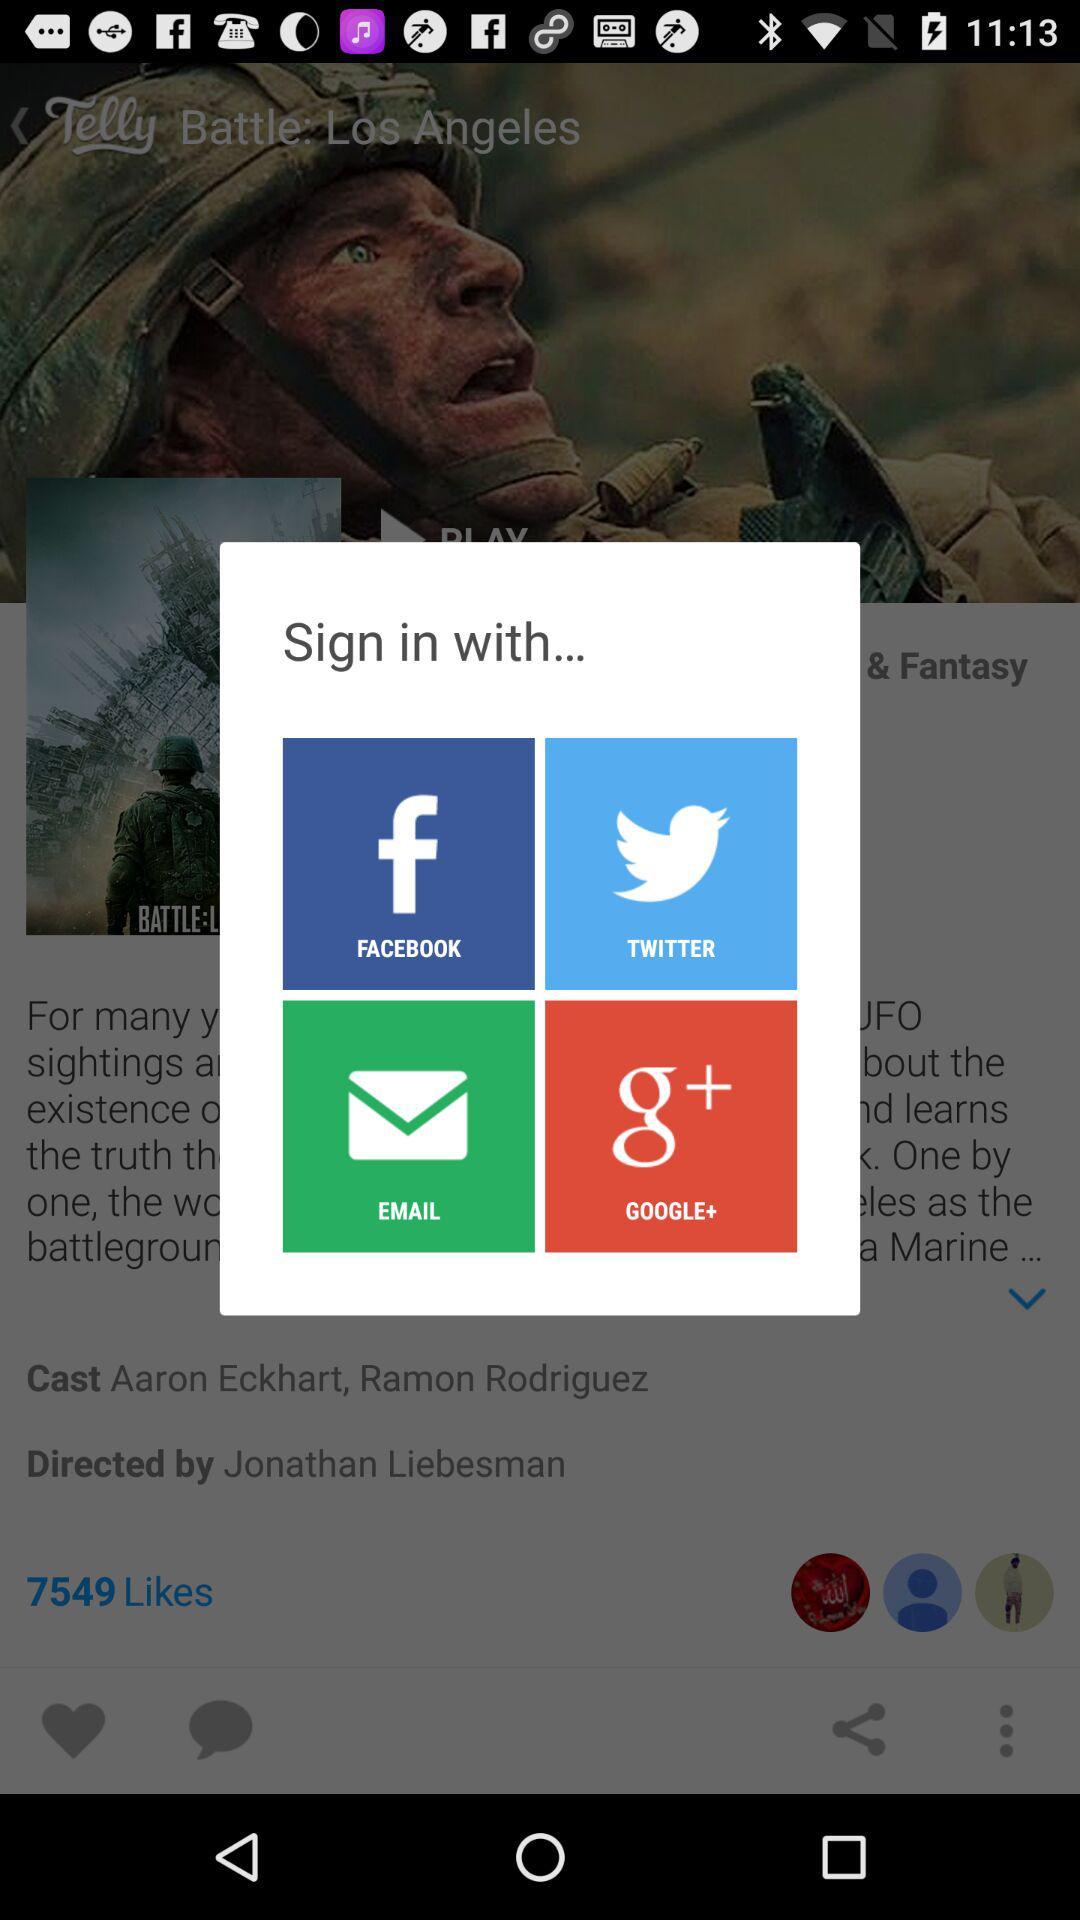 This screenshot has width=1080, height=1920. I want to click on google+ icon, so click(671, 1125).